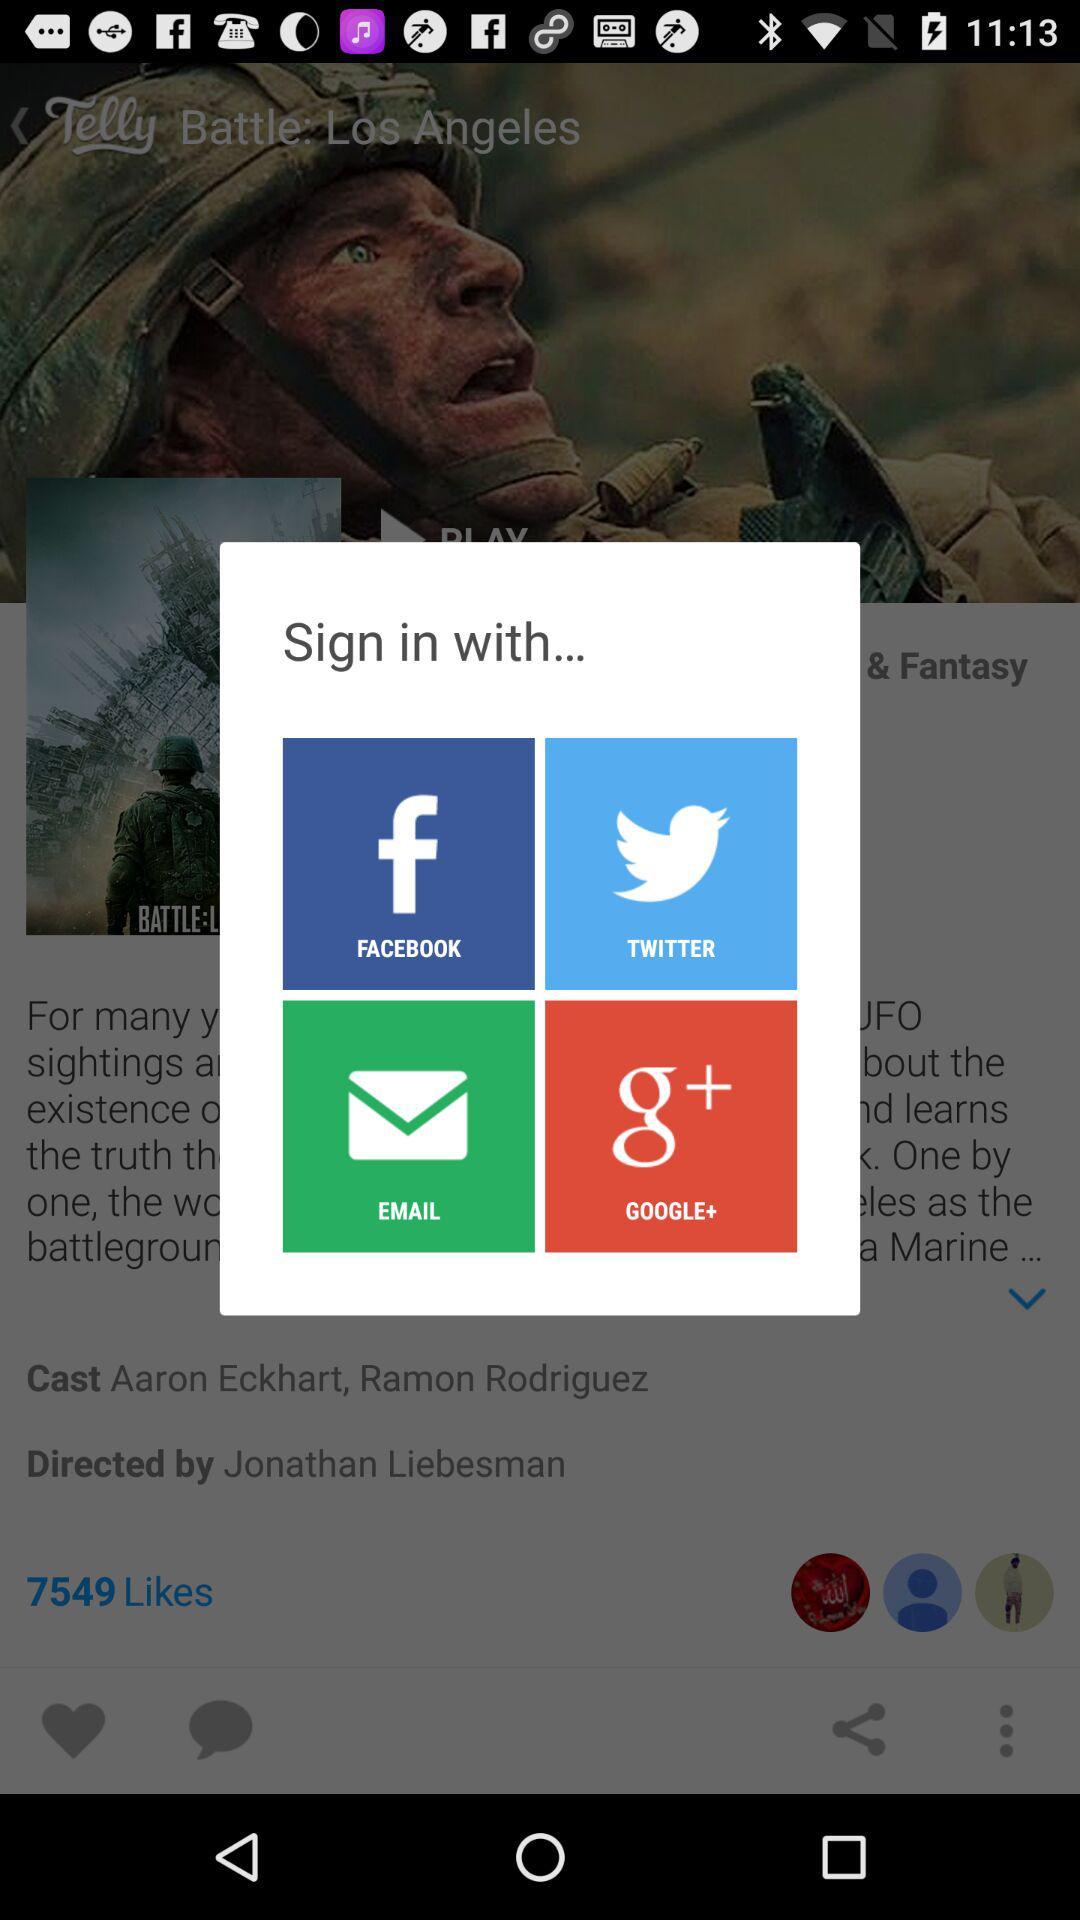 This screenshot has width=1080, height=1920. I want to click on google+ icon, so click(671, 1125).